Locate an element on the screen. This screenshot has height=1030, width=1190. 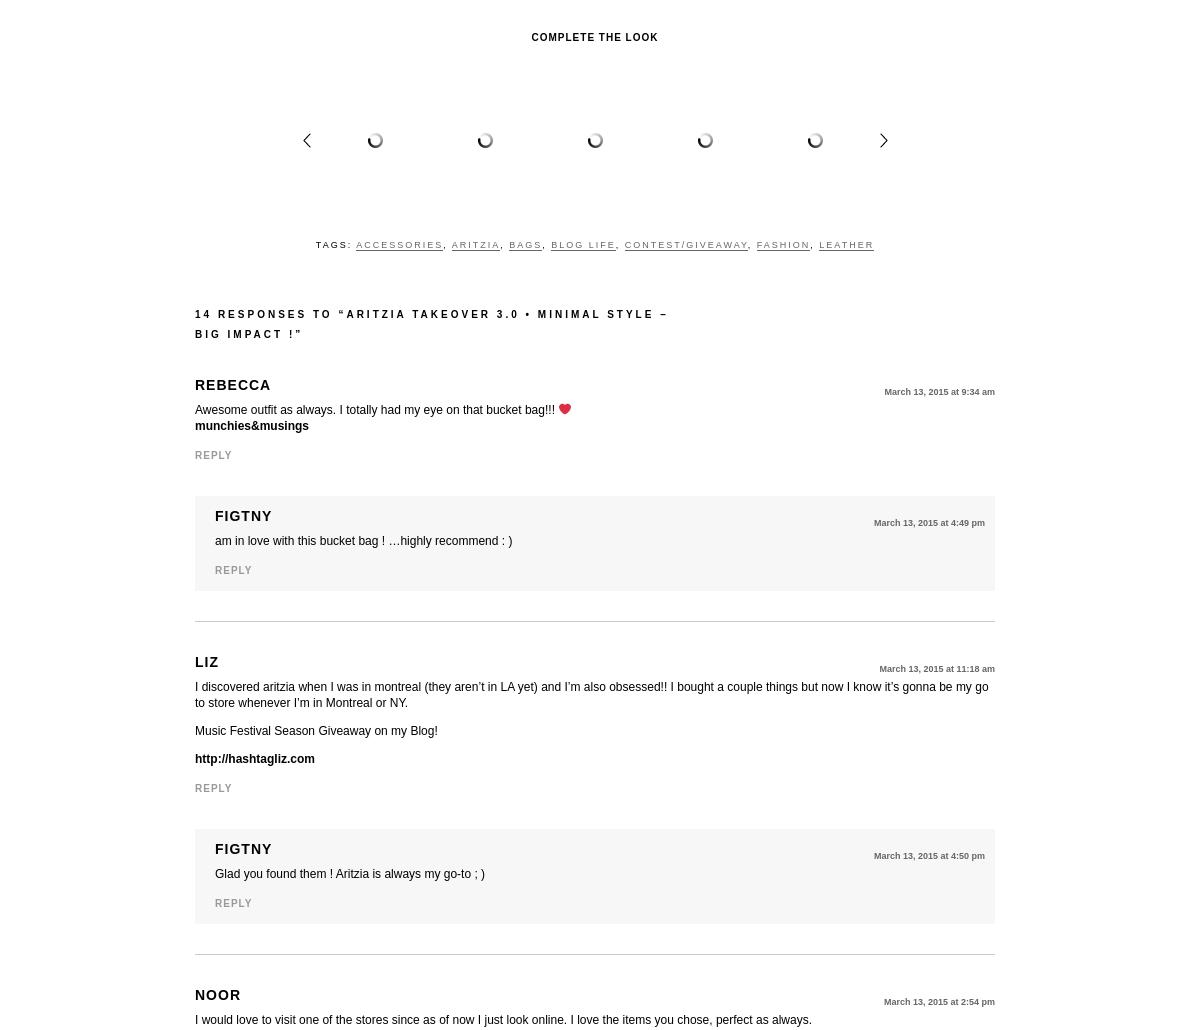
'March 13, 2015 at 9:34 am' is located at coordinates (938, 392).